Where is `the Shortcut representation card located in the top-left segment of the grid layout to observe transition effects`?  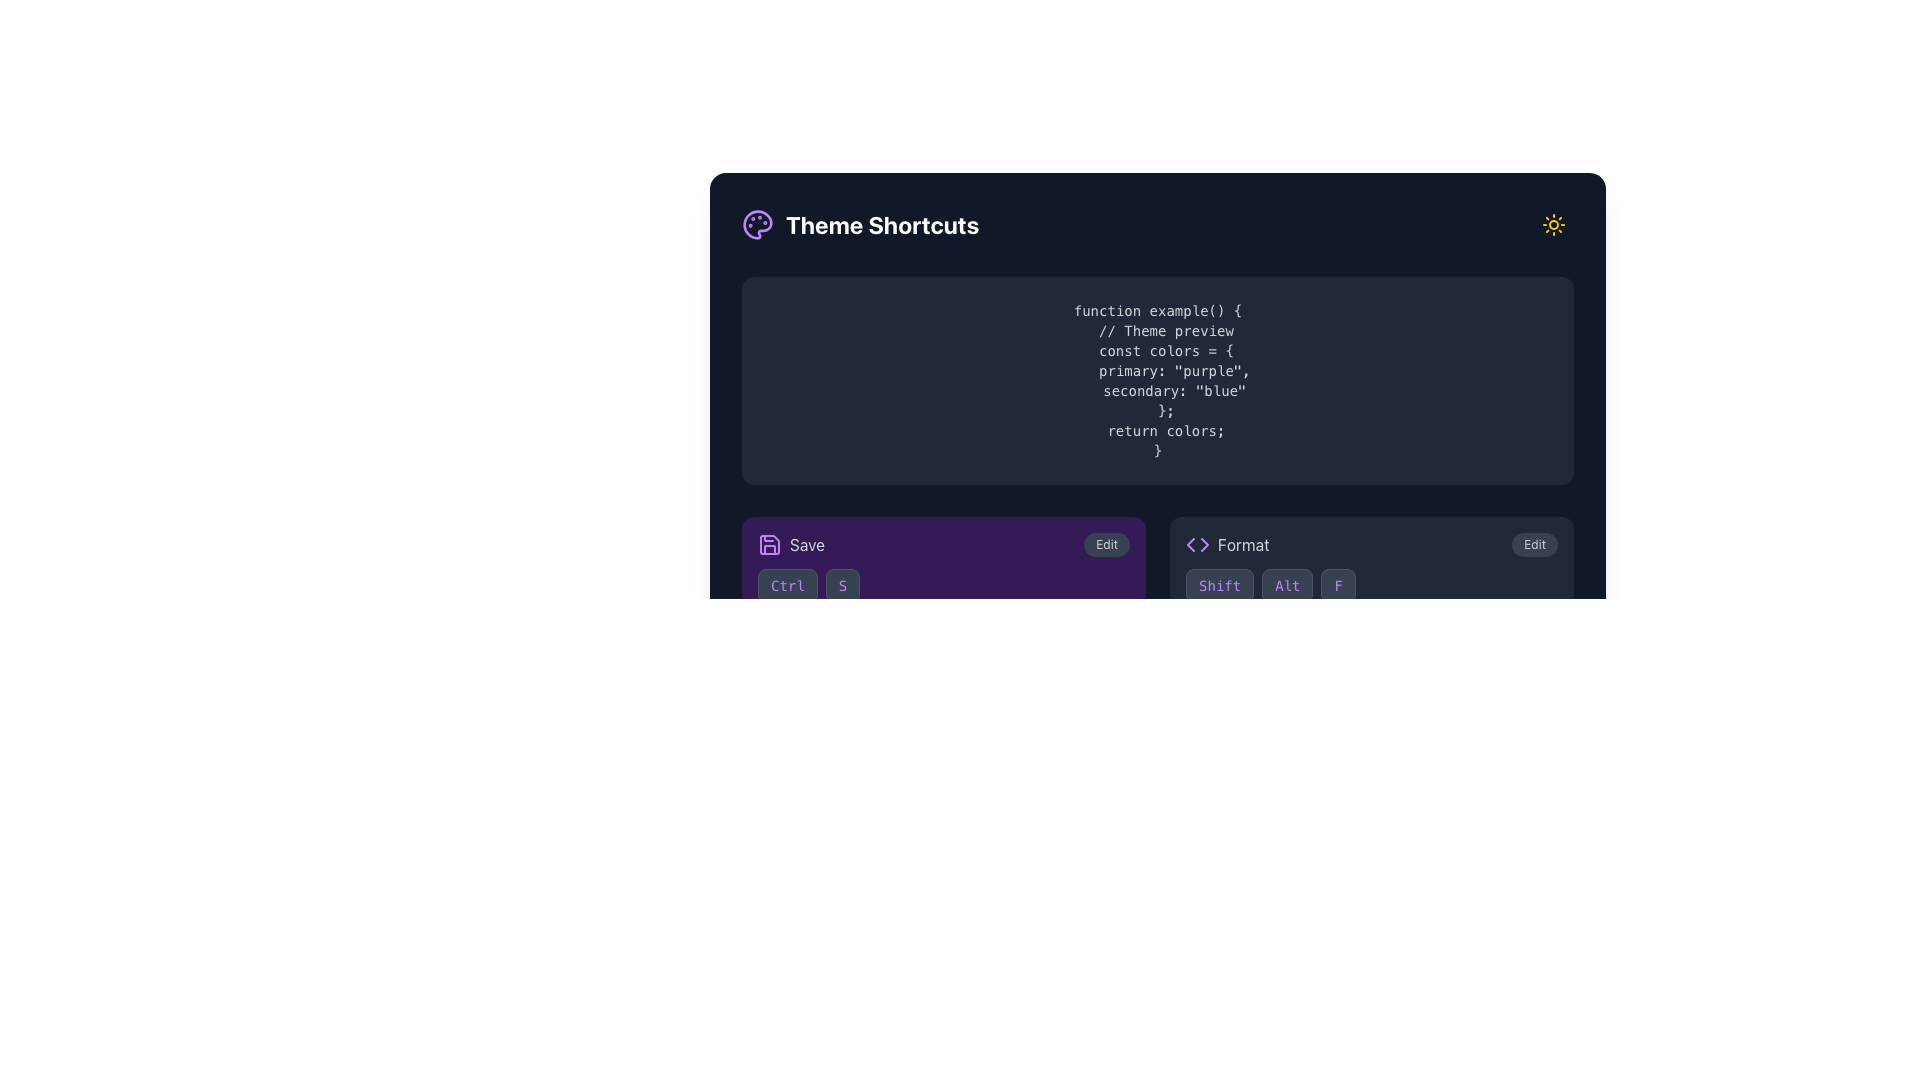
the Shortcut representation card located in the top-left segment of the grid layout to observe transition effects is located at coordinates (943, 567).